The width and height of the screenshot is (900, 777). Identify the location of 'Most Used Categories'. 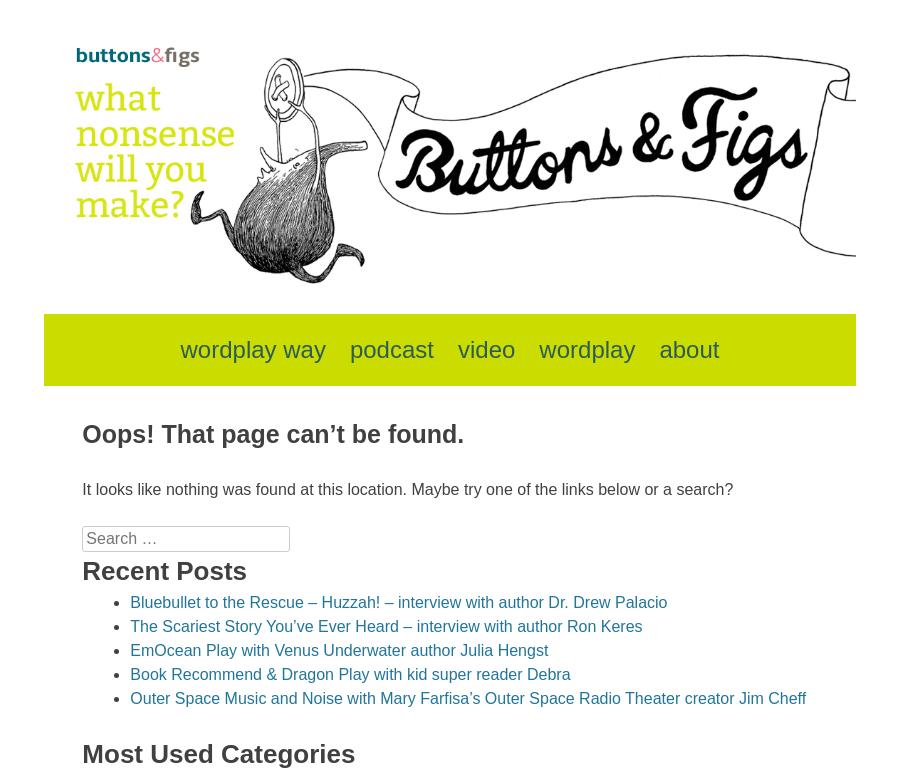
(218, 751).